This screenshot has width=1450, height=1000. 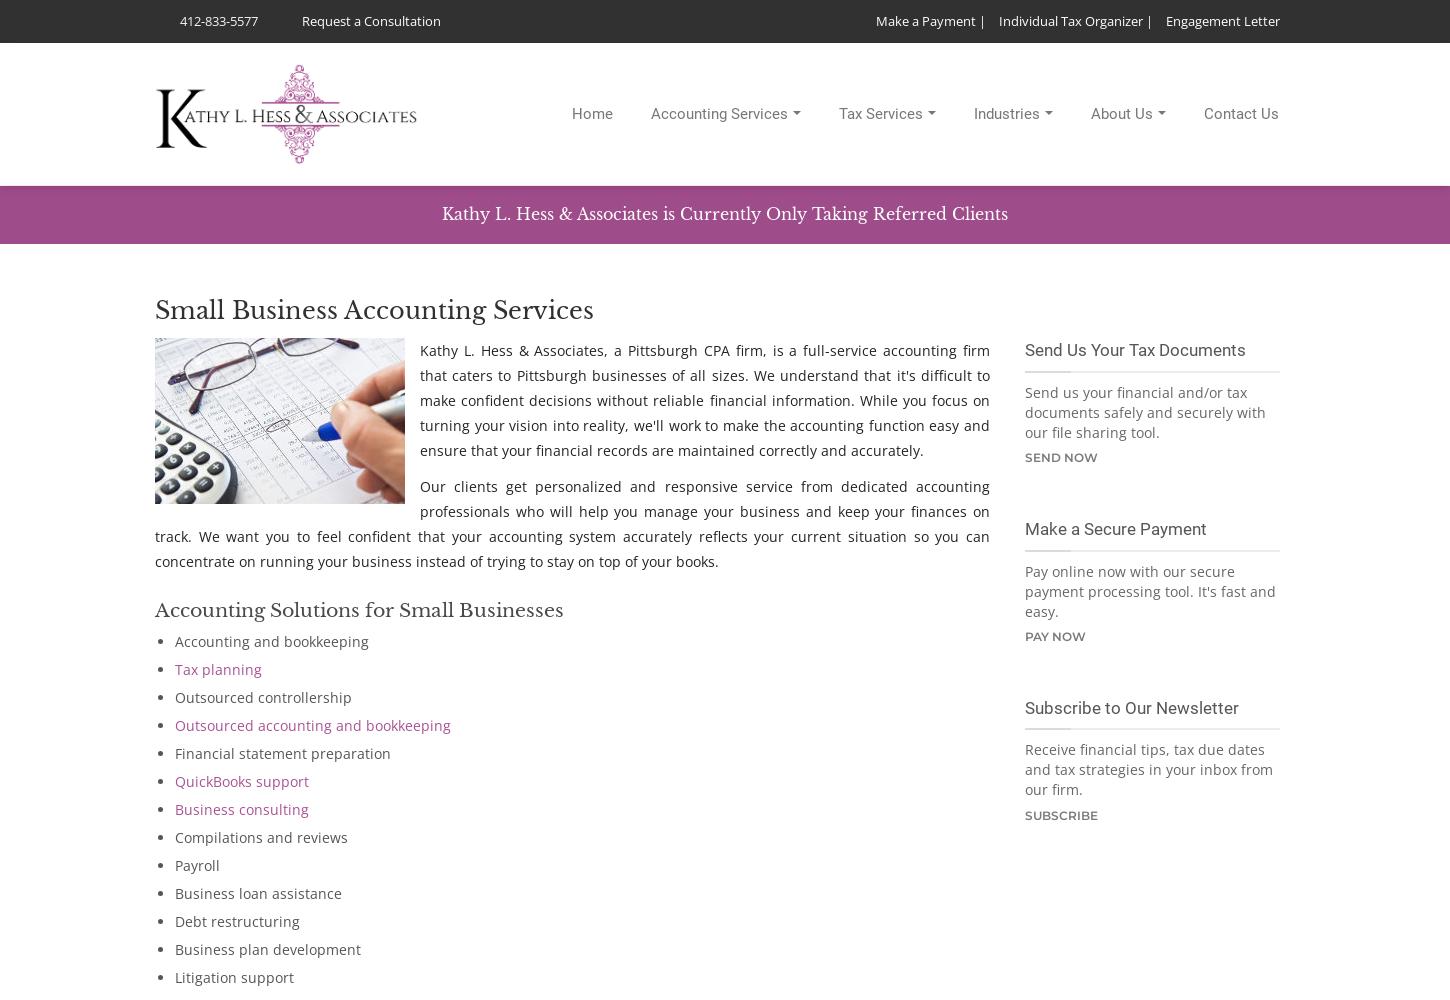 What do you see at coordinates (242, 781) in the screenshot?
I see `'QuickBooks support'` at bounding box center [242, 781].